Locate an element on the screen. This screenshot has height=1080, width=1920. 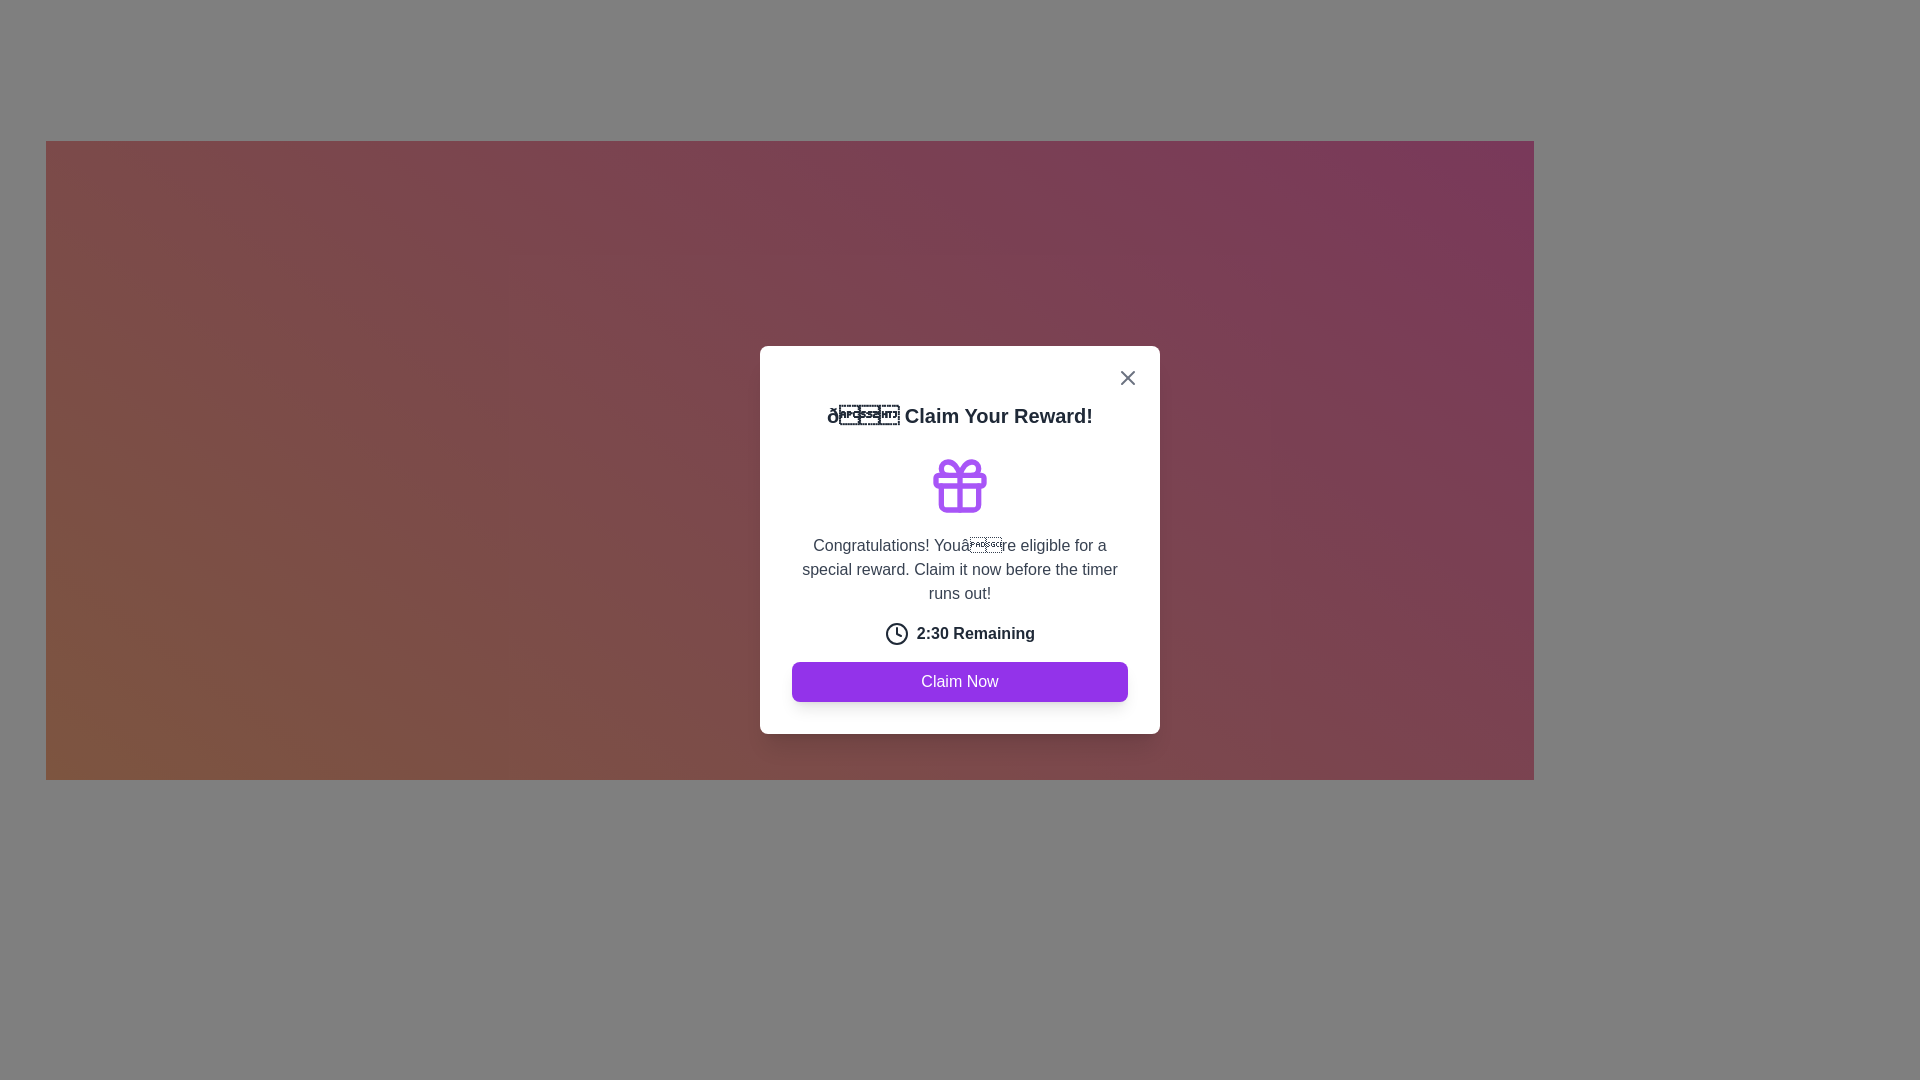
text label displaying '🎉 Claim Your Reward!' which is prominently centered at the top of the modal interface is located at coordinates (960, 415).